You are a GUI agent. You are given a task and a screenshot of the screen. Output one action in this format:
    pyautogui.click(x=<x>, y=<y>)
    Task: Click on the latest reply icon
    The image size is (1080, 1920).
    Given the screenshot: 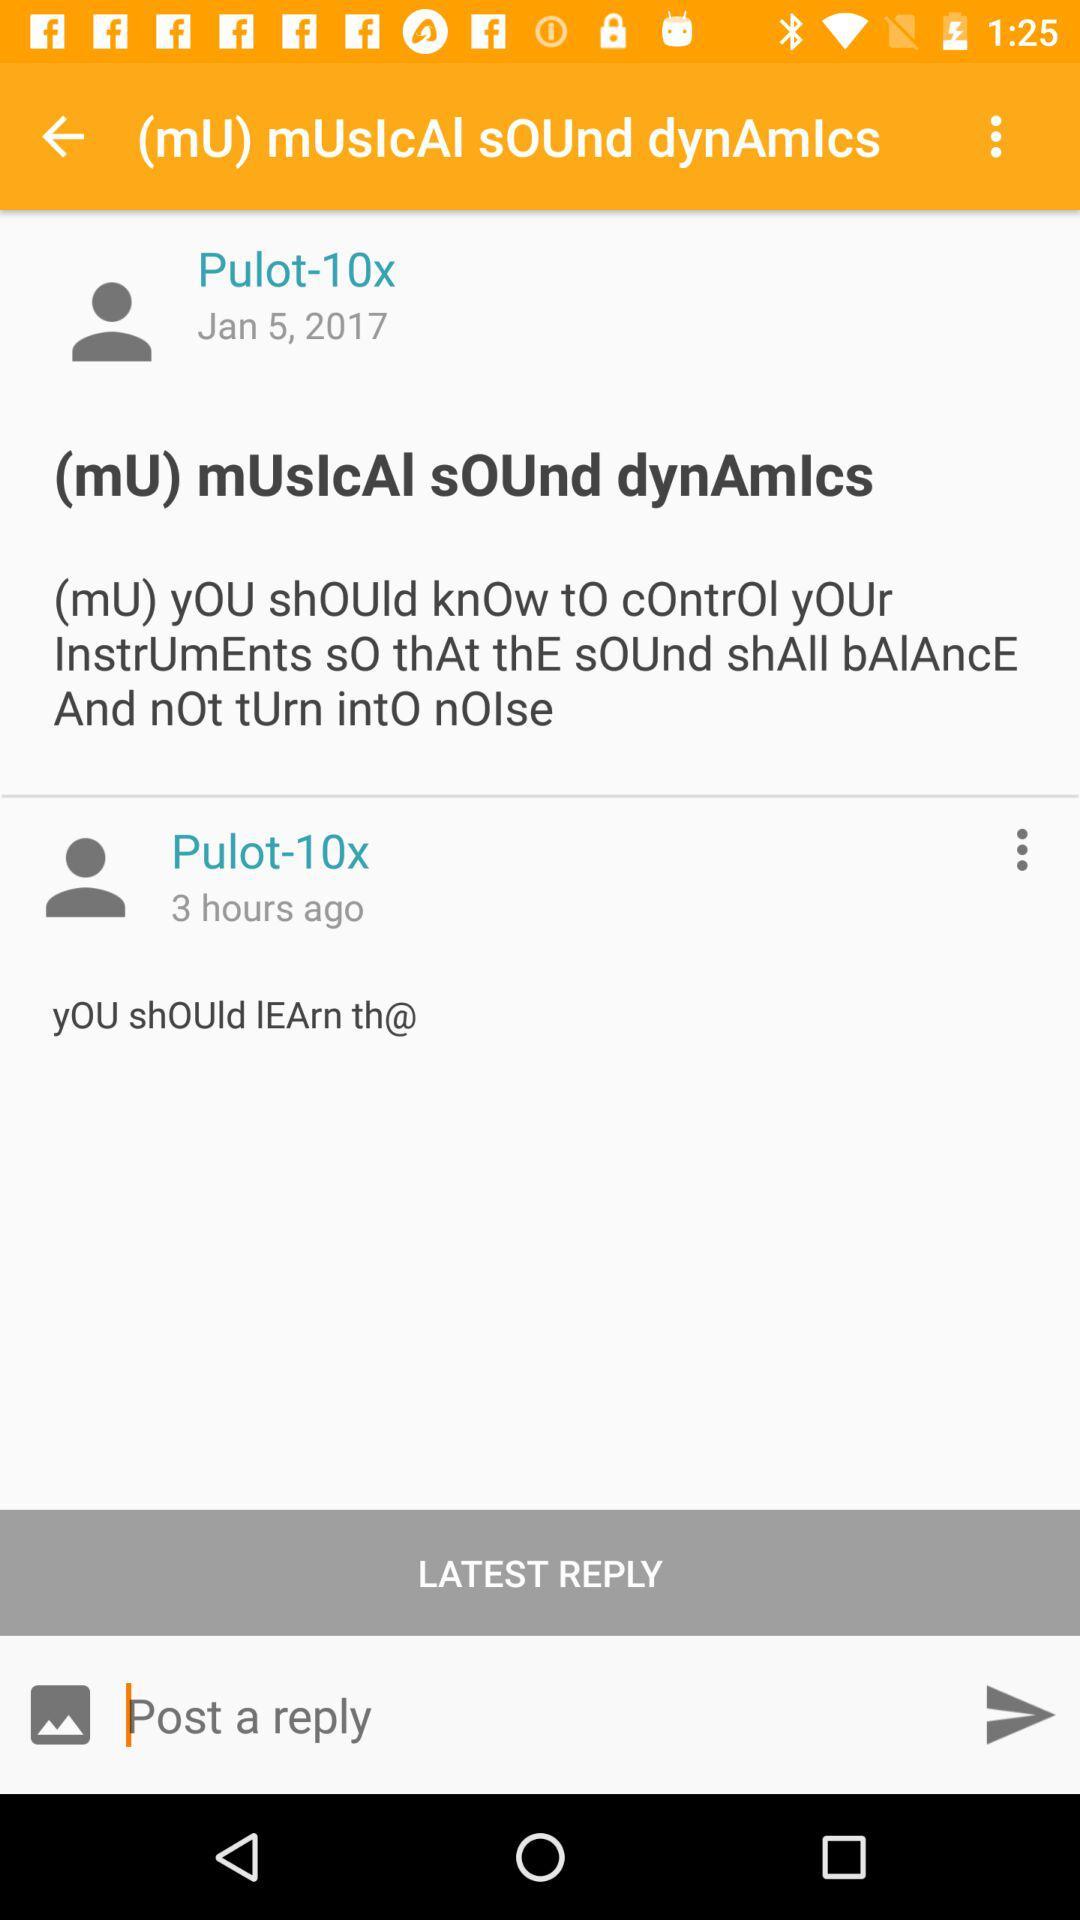 What is the action you would take?
    pyautogui.click(x=540, y=1571)
    